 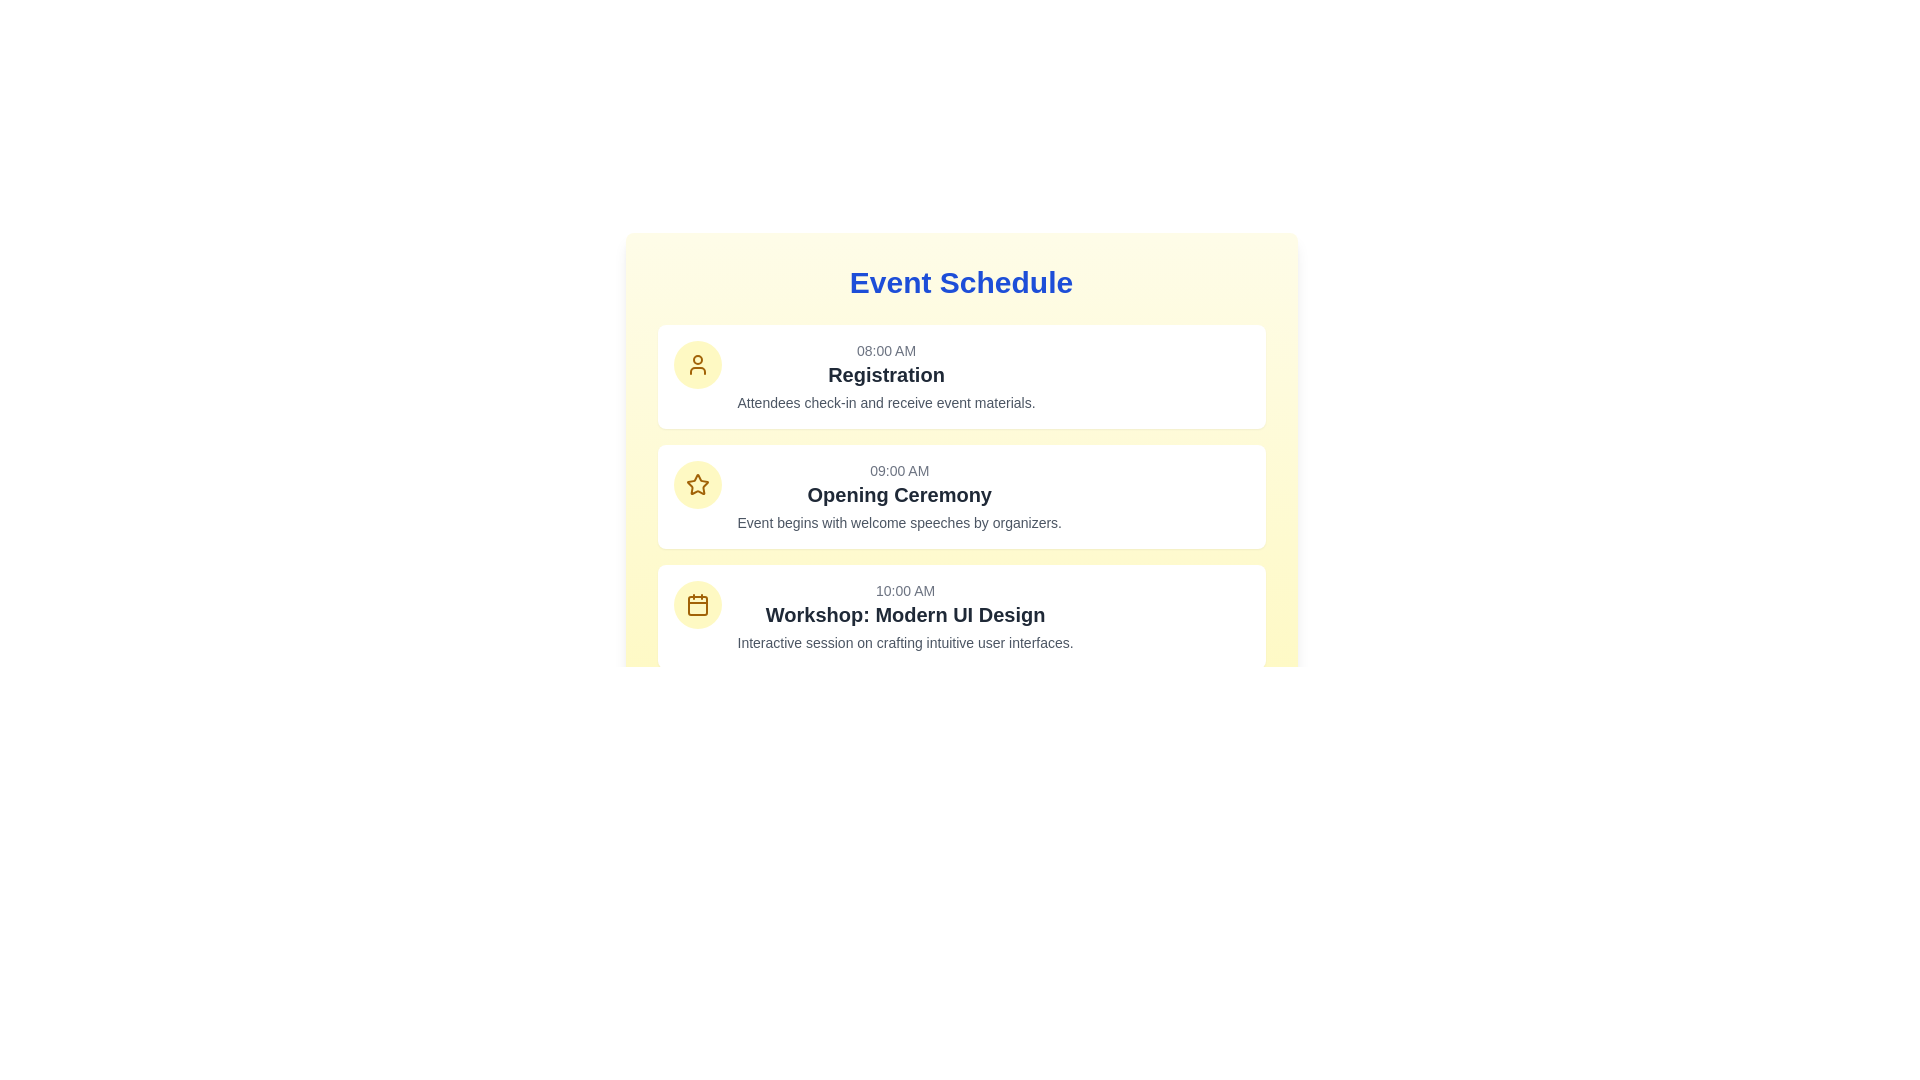 I want to click on the user silhouette icon with a brown outline, which is centered within a circular yellow background, located in the left section of the first event entry titled 'Registration', so click(x=697, y=365).